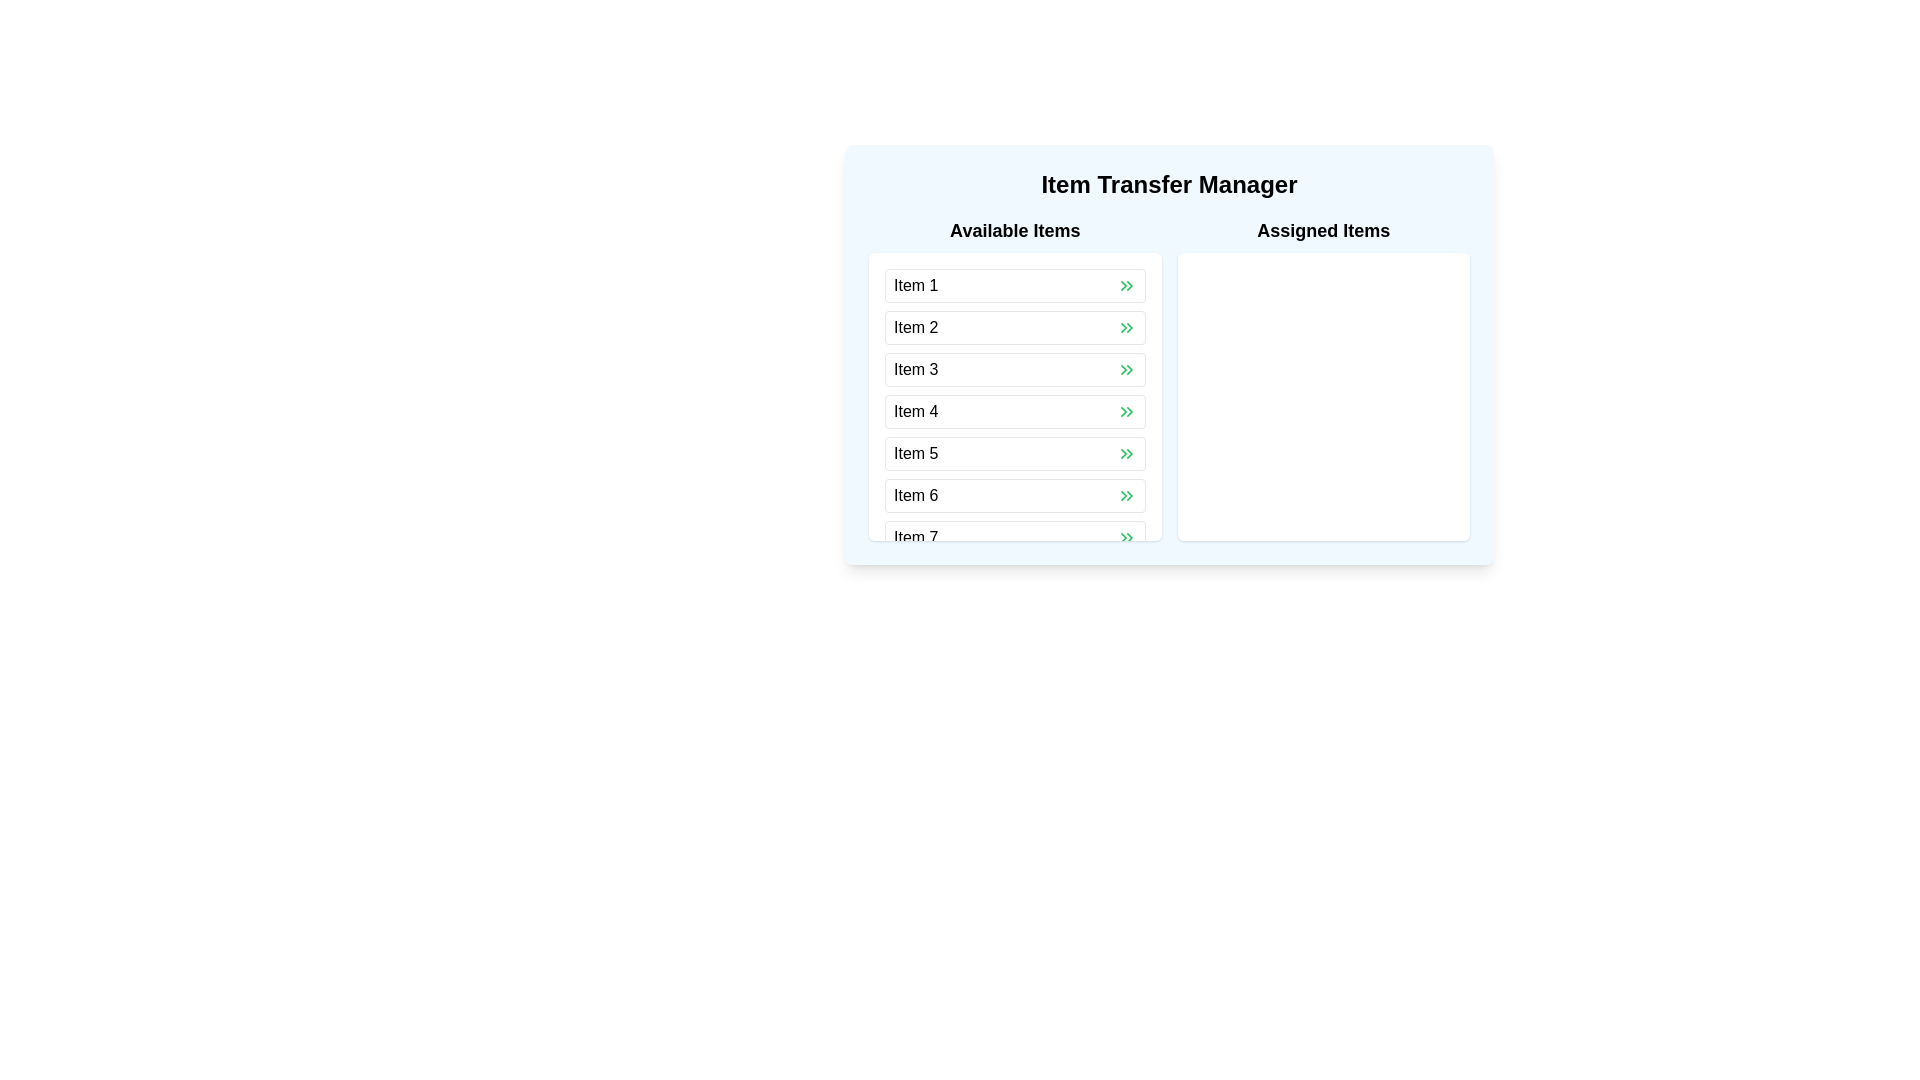  I want to click on the text label displaying 'Item 3' in the 'Available Items' section, which is the third item from the top, so click(915, 370).